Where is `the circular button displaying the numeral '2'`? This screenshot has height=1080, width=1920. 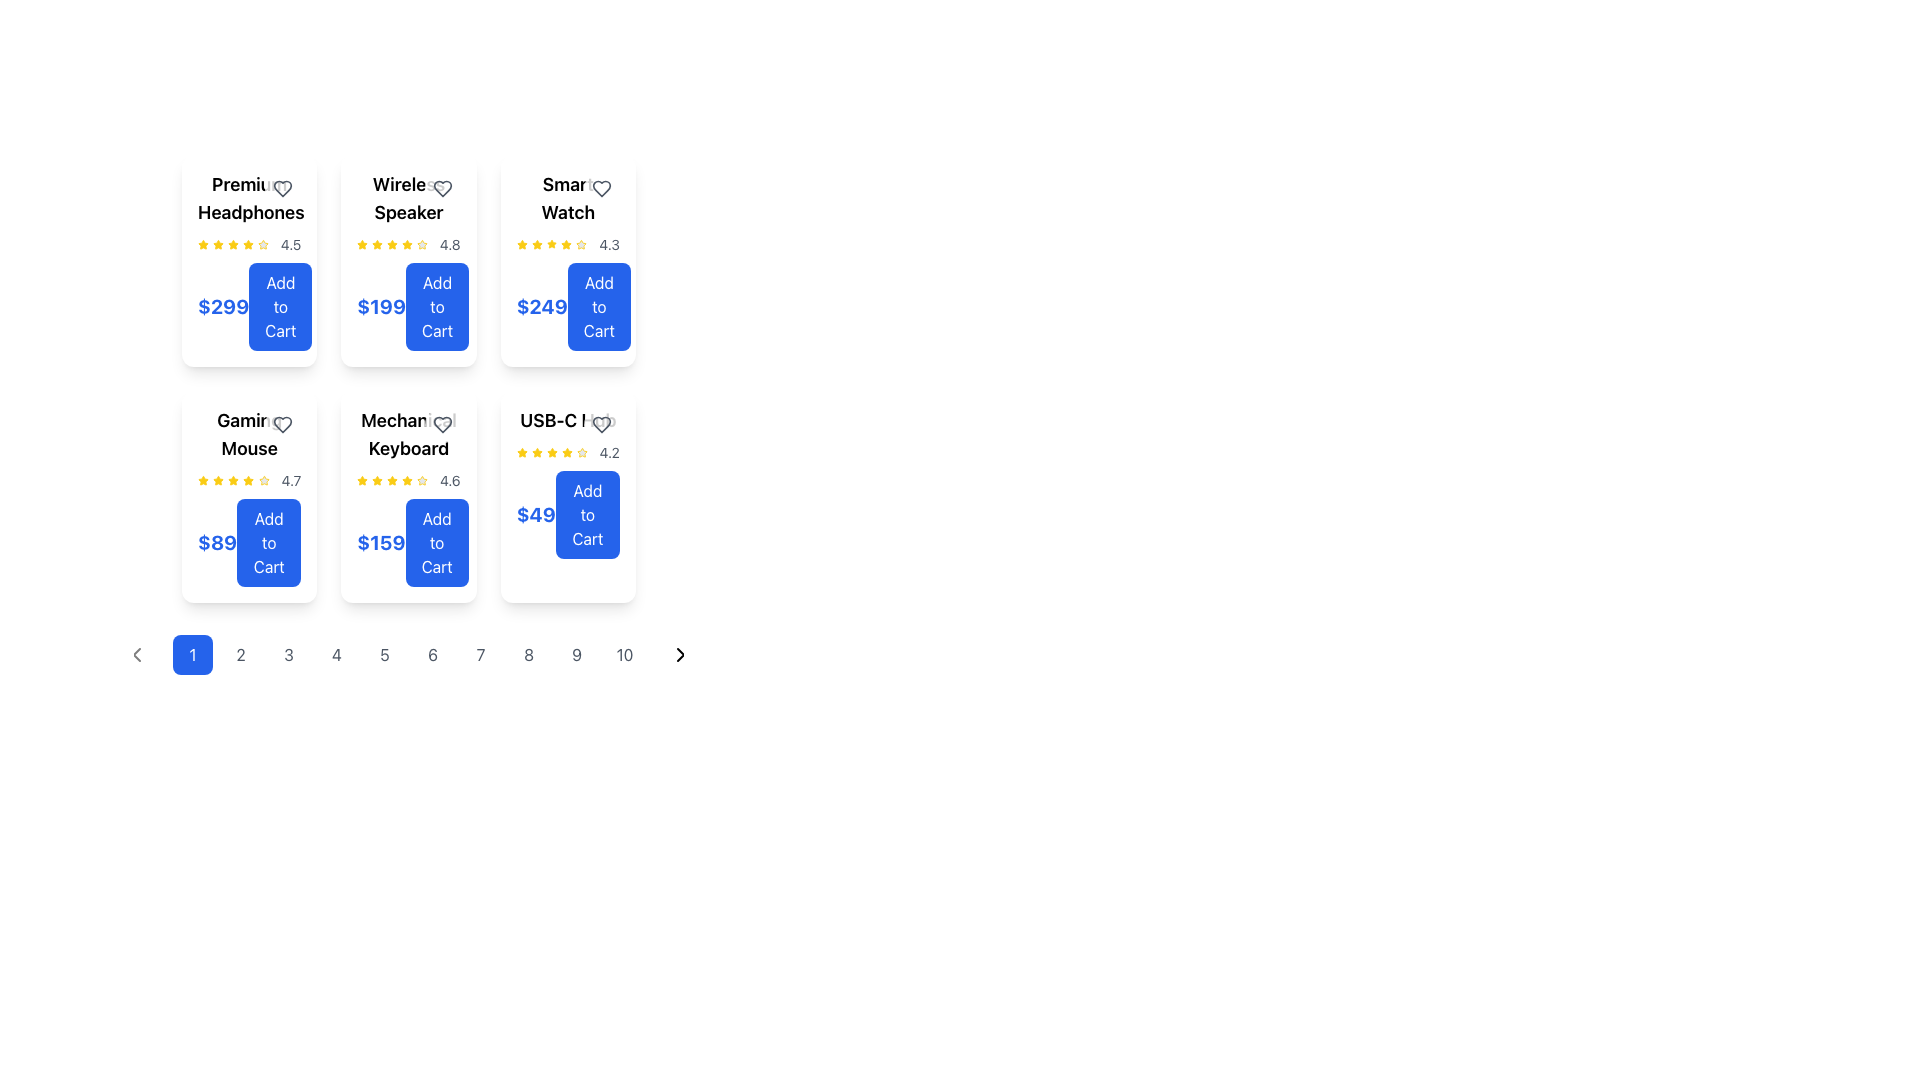
the circular button displaying the numeral '2' is located at coordinates (240, 655).